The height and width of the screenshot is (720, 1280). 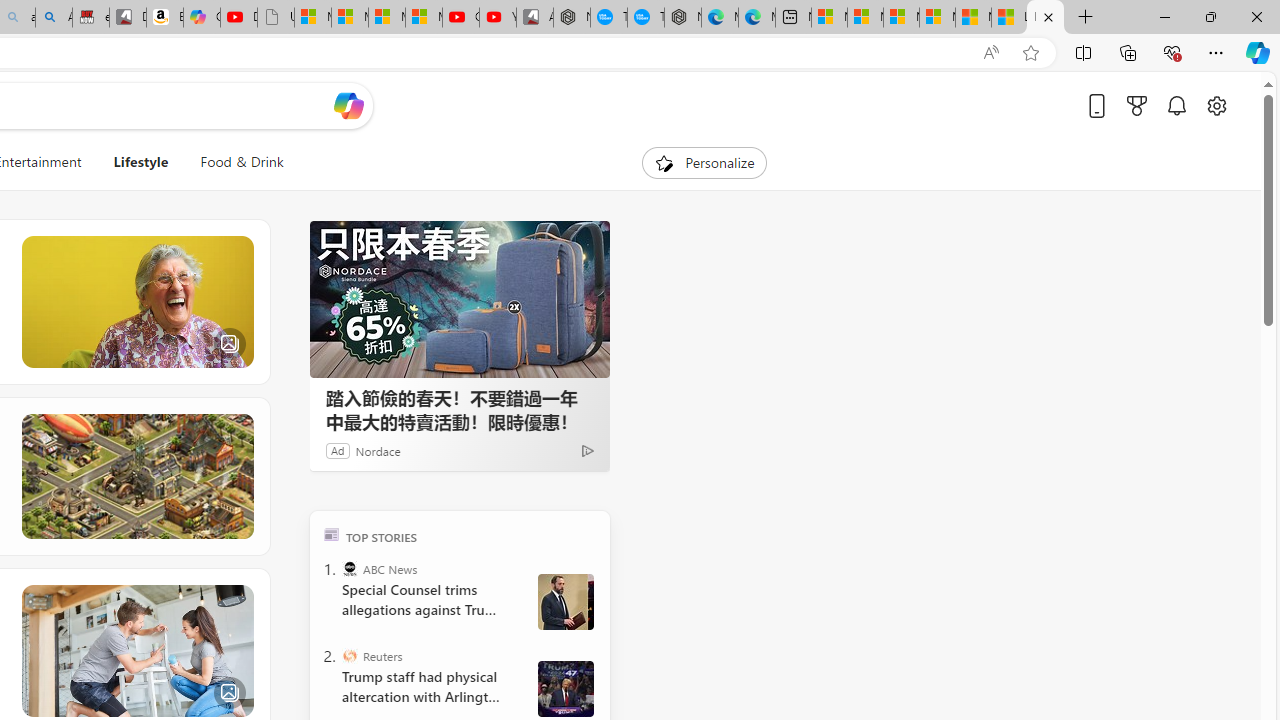 What do you see at coordinates (497, 17) in the screenshot?
I see `'YouTube Kids - An App Created for Kids to Explore Content'` at bounding box center [497, 17].